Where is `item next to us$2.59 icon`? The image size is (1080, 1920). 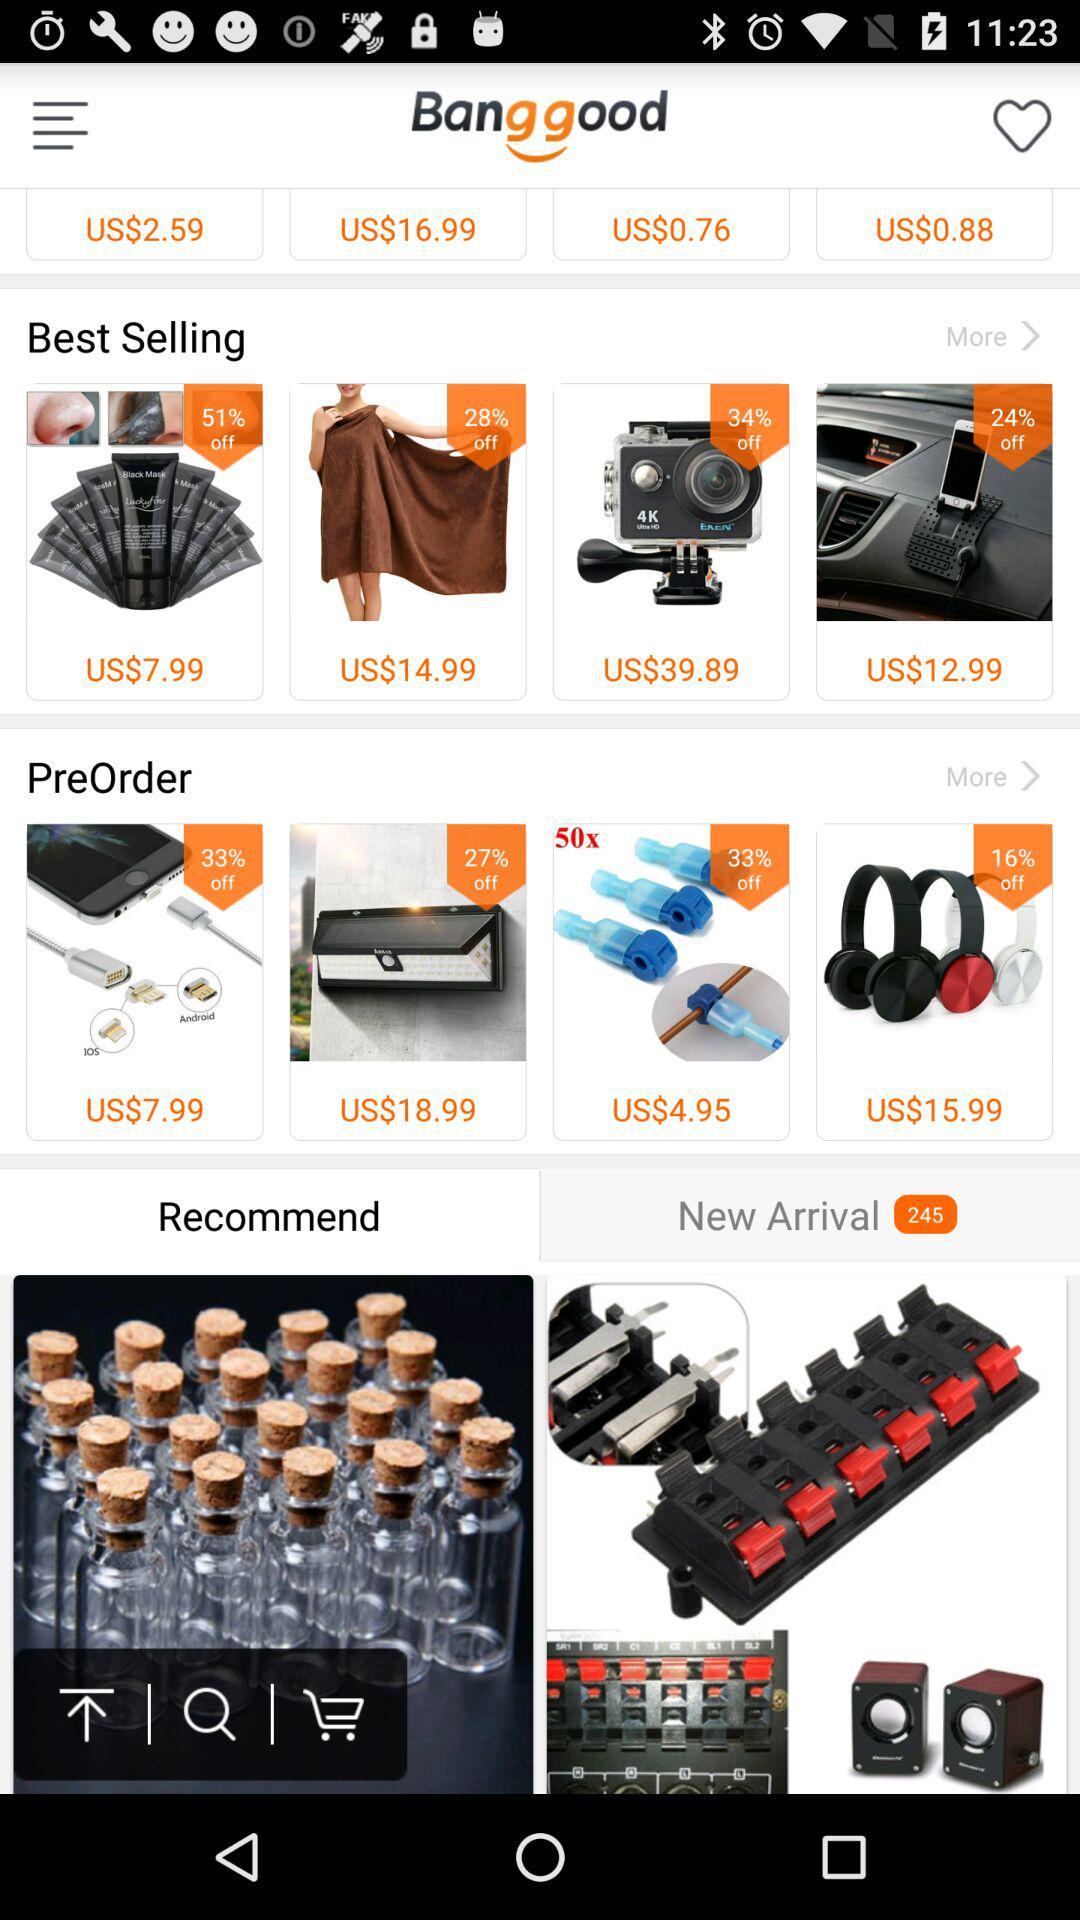 item next to us$2.59 icon is located at coordinates (538, 124).